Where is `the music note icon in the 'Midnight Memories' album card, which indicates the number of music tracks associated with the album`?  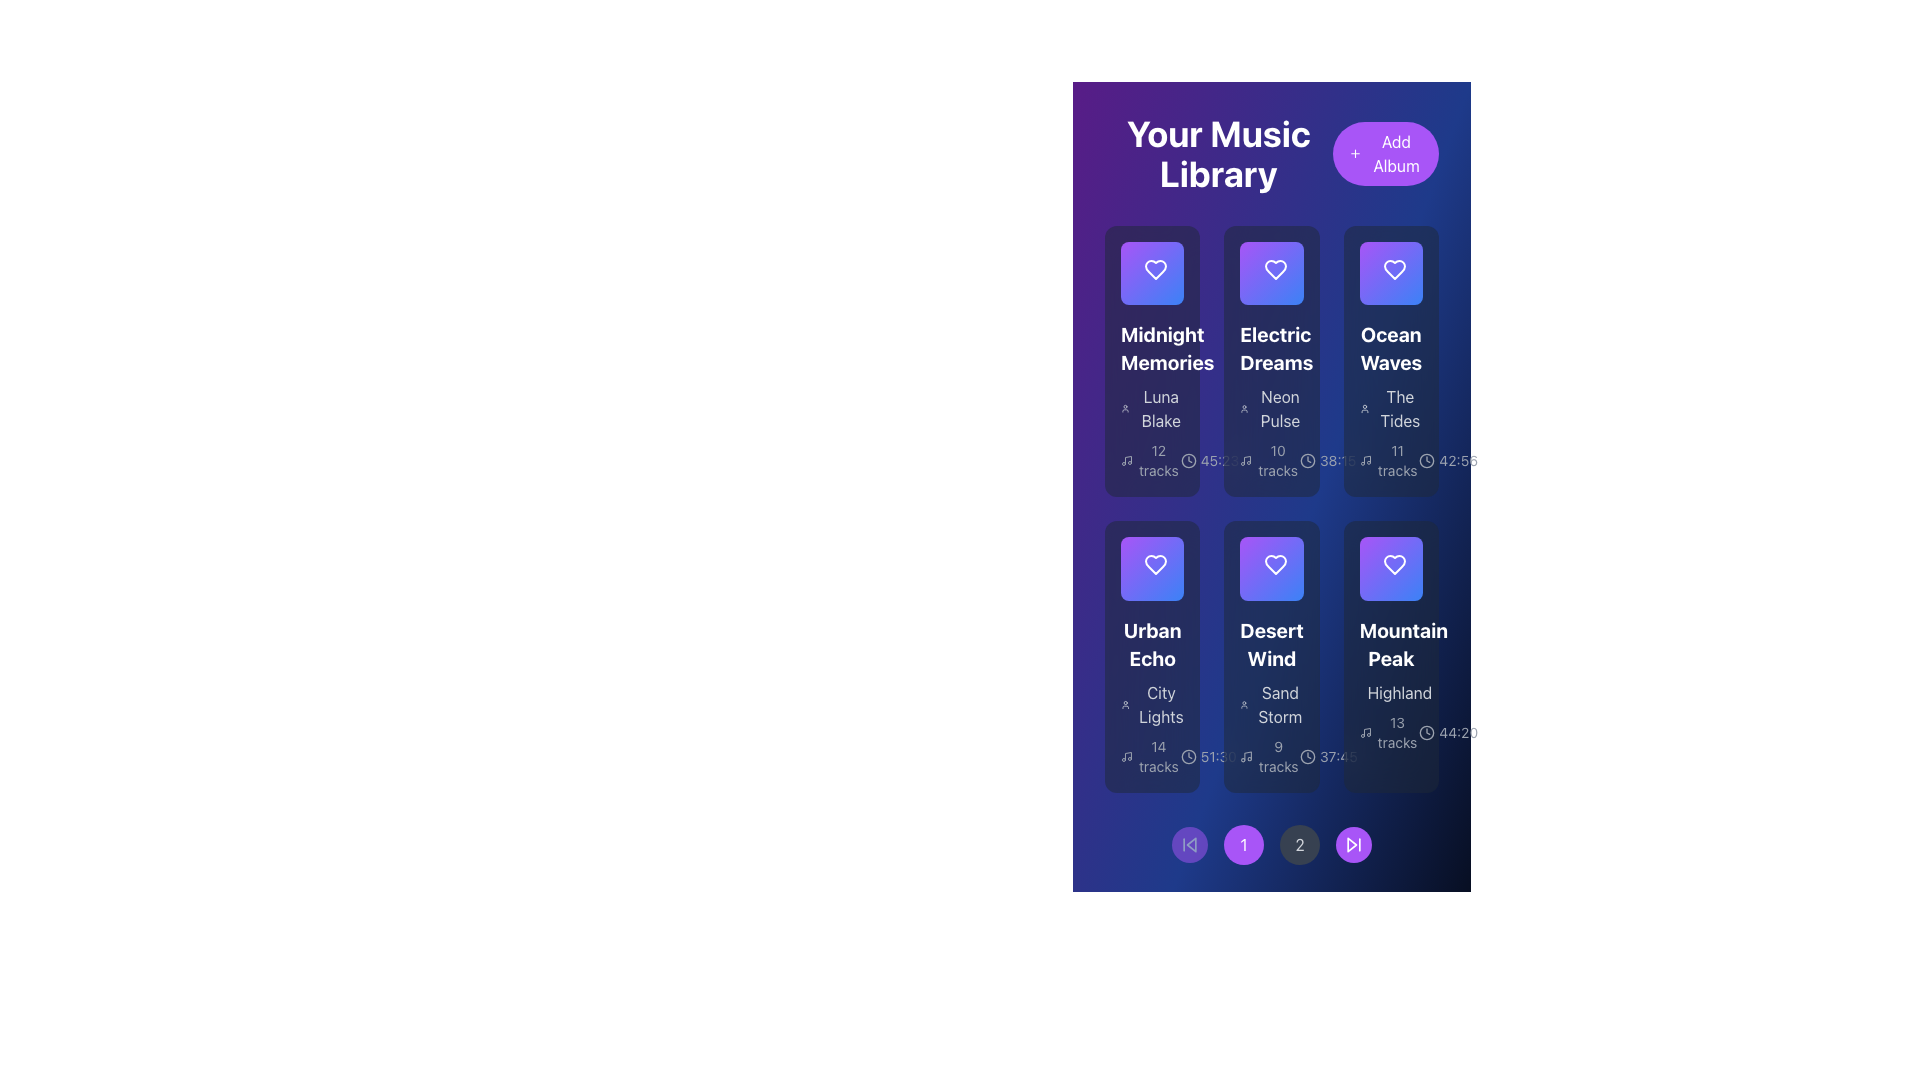 the music note icon in the 'Midnight Memories' album card, which indicates the number of music tracks associated with the album is located at coordinates (1127, 461).